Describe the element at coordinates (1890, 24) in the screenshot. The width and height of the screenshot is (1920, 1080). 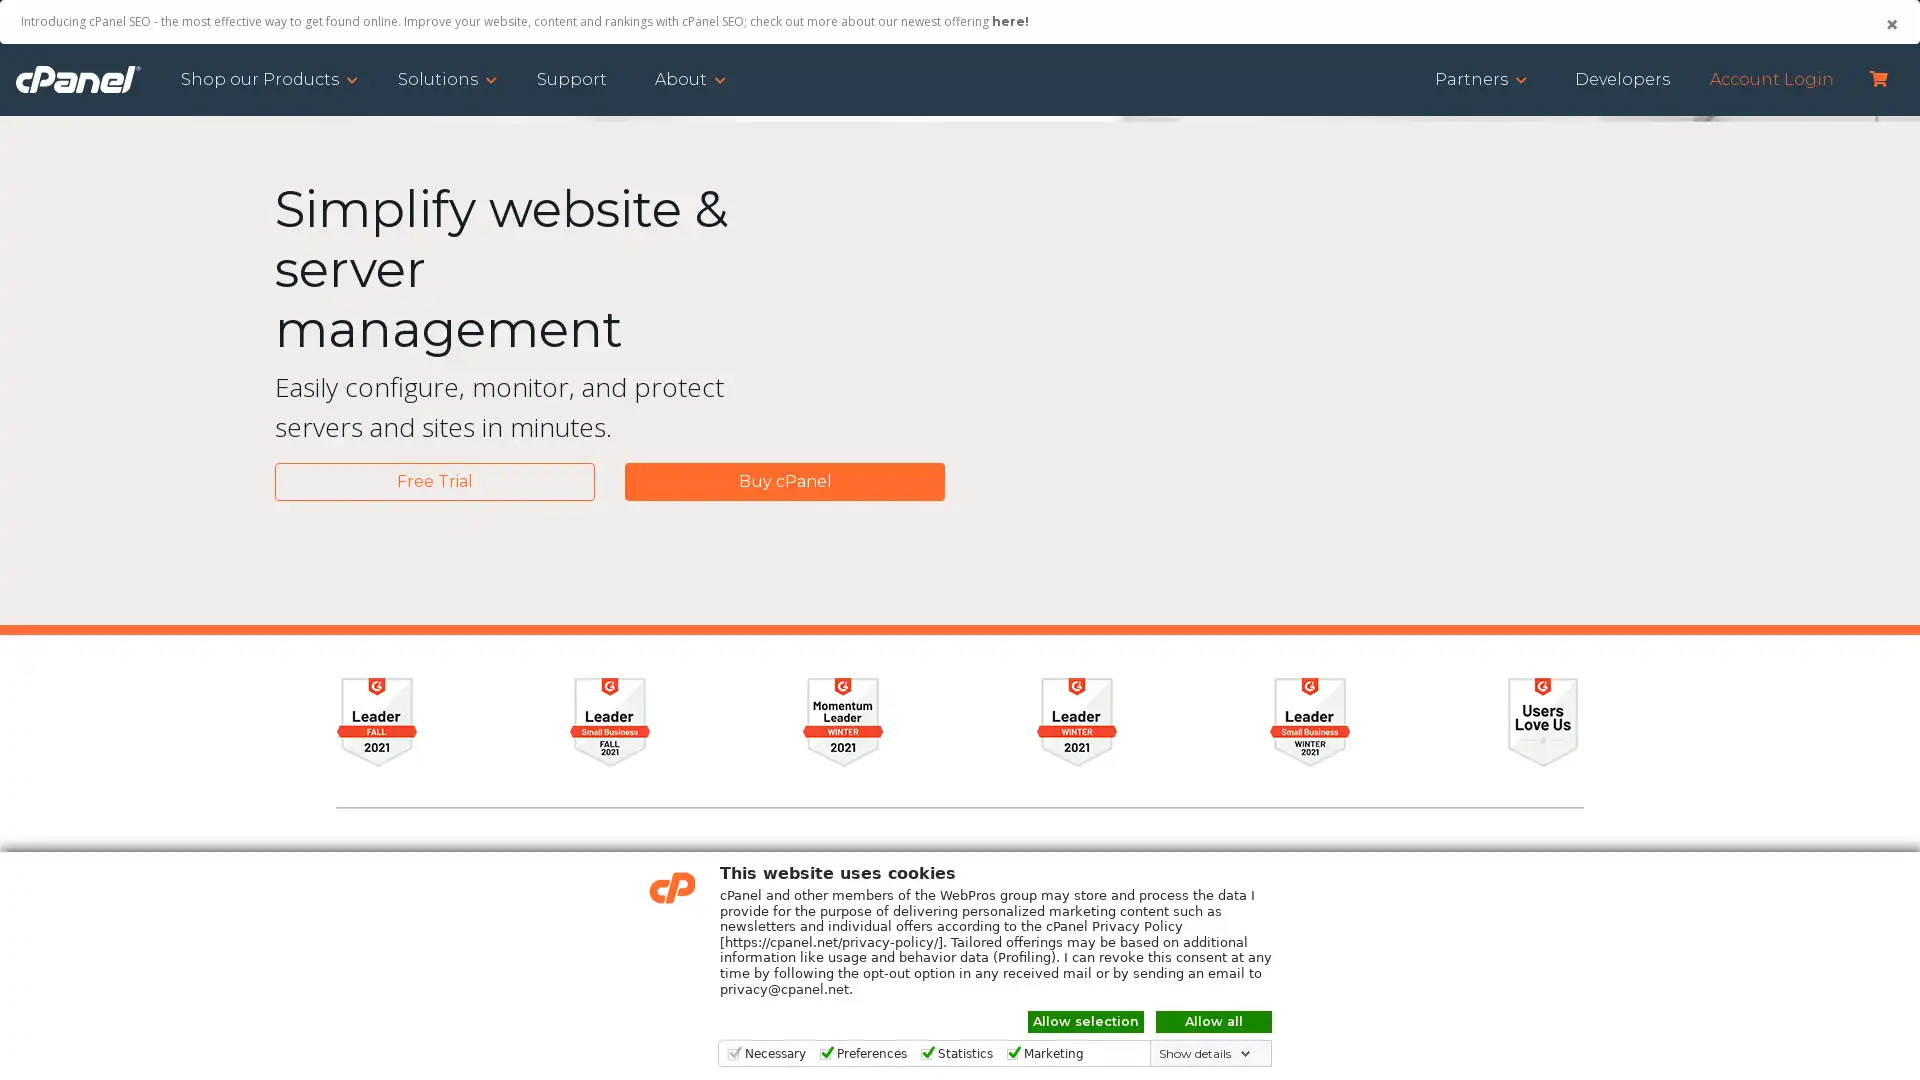
I see `Close` at that location.